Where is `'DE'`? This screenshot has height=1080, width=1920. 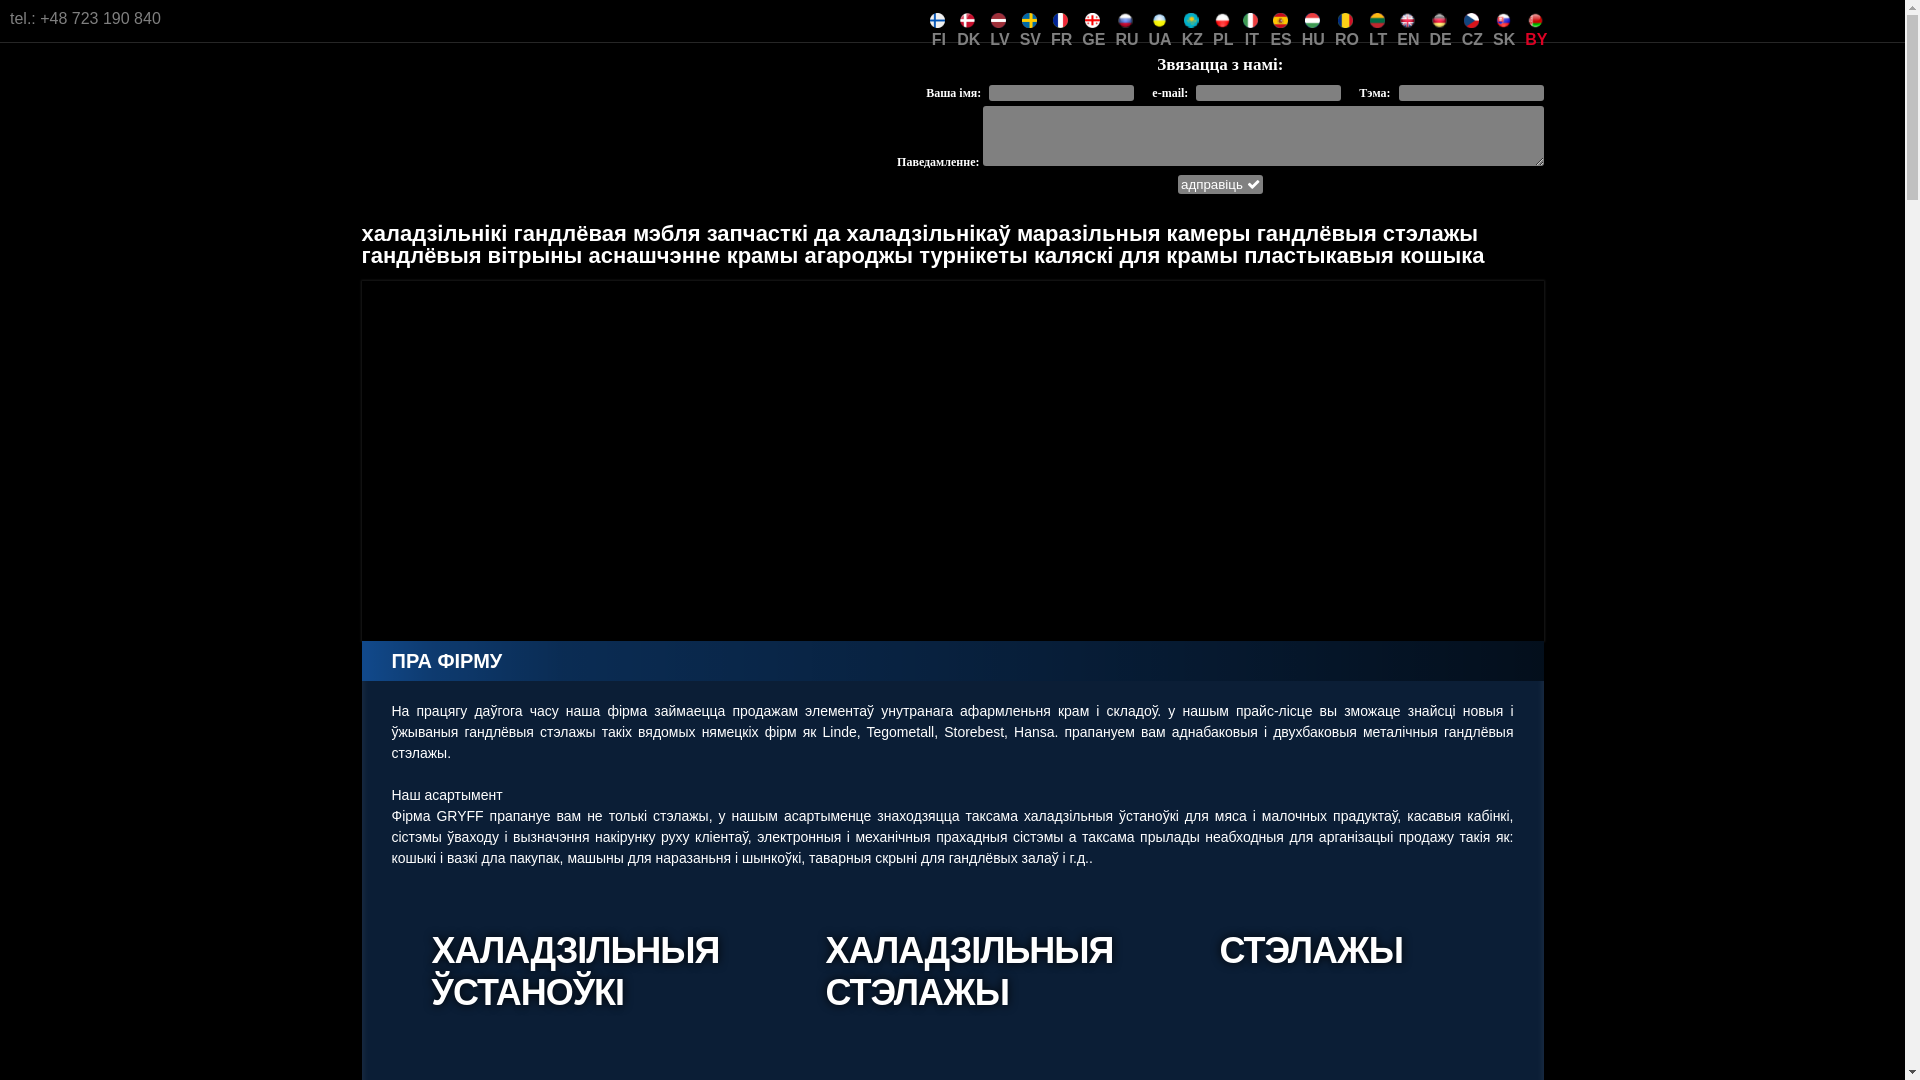
'DE' is located at coordinates (1440, 19).